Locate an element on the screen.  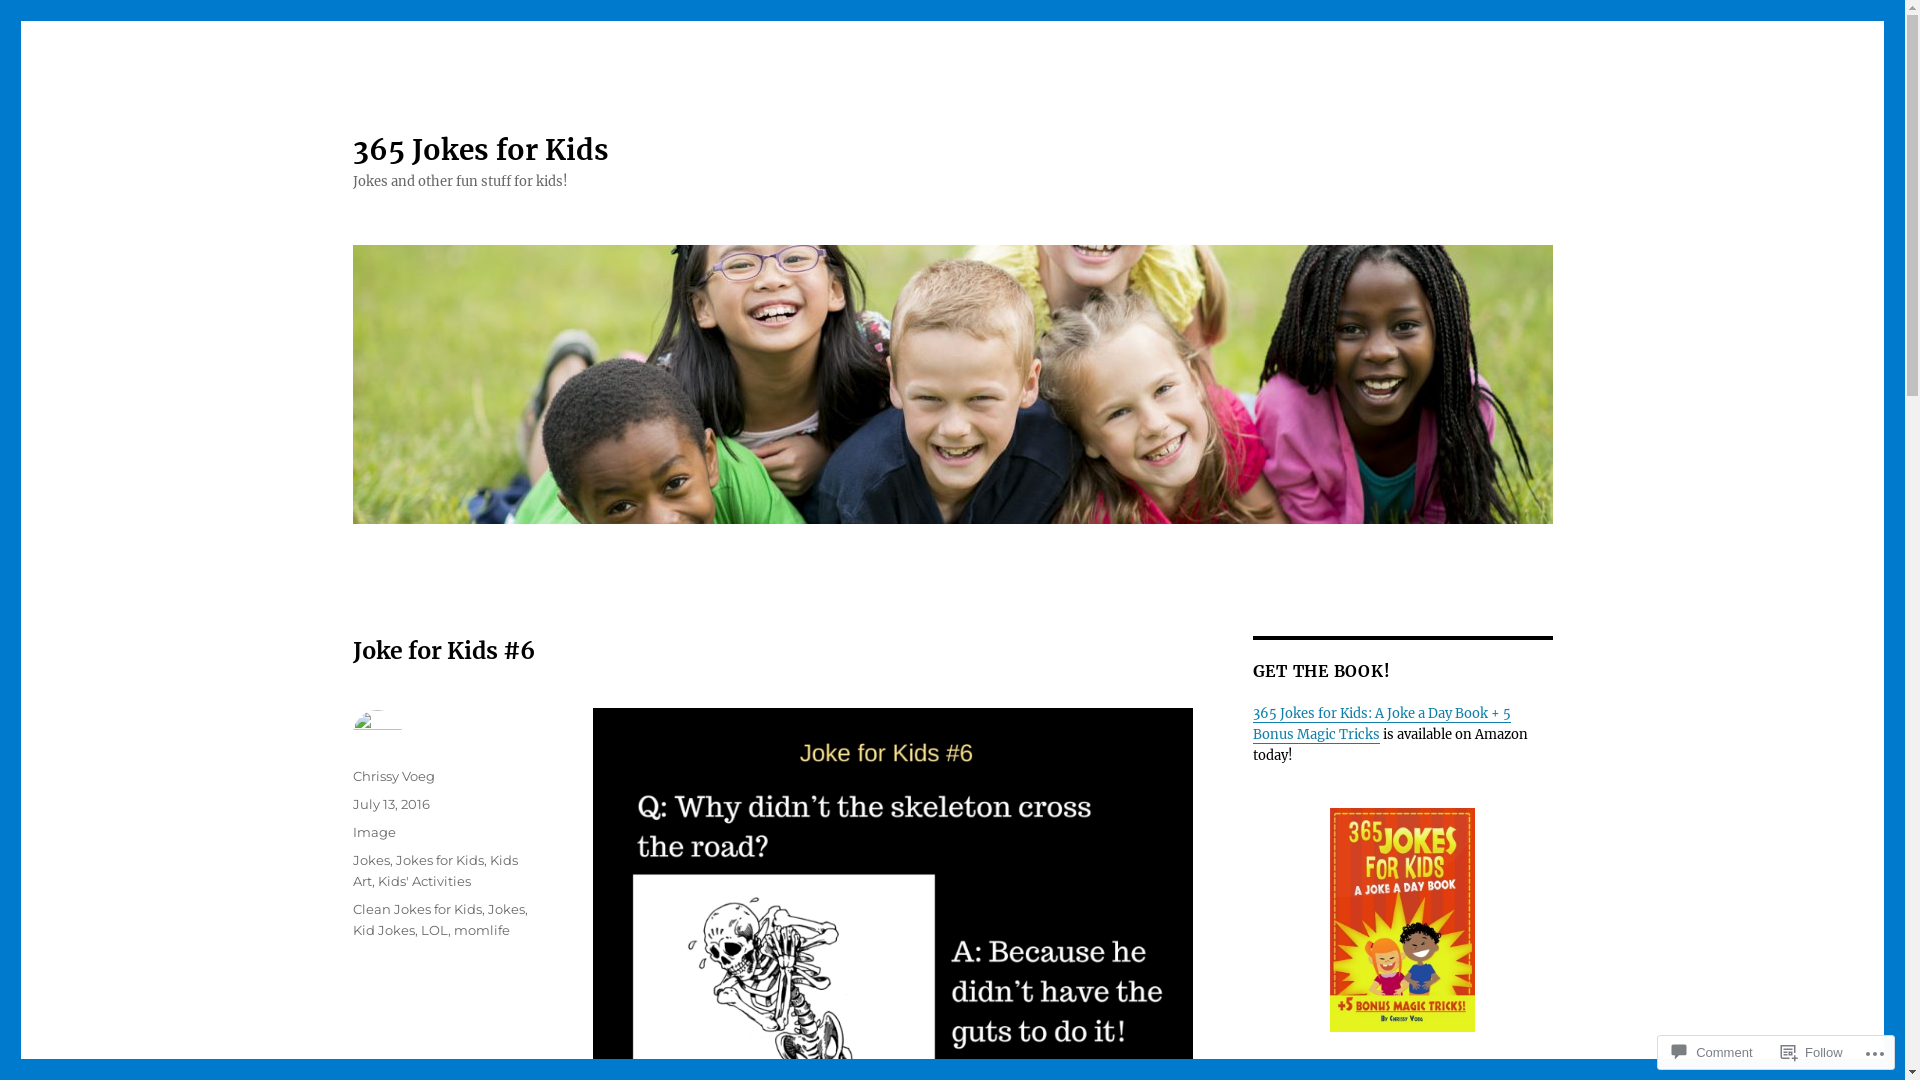
'July 13, 2016' is located at coordinates (390, 802).